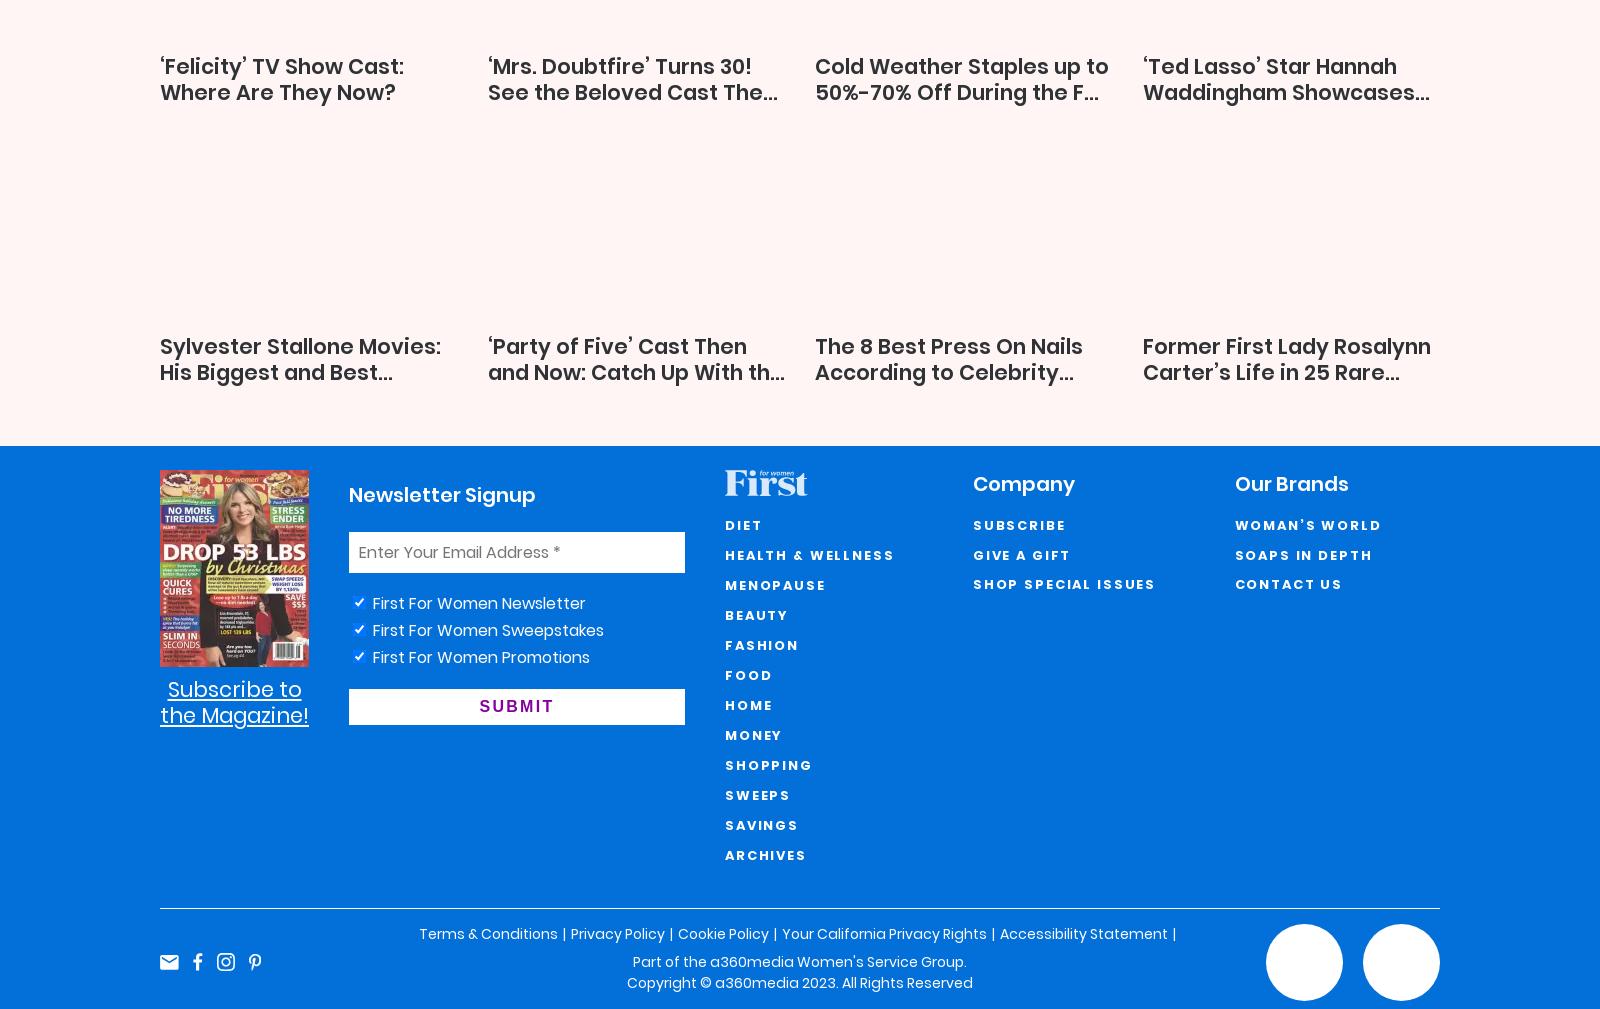  I want to click on 'Fashion', so click(761, 645).